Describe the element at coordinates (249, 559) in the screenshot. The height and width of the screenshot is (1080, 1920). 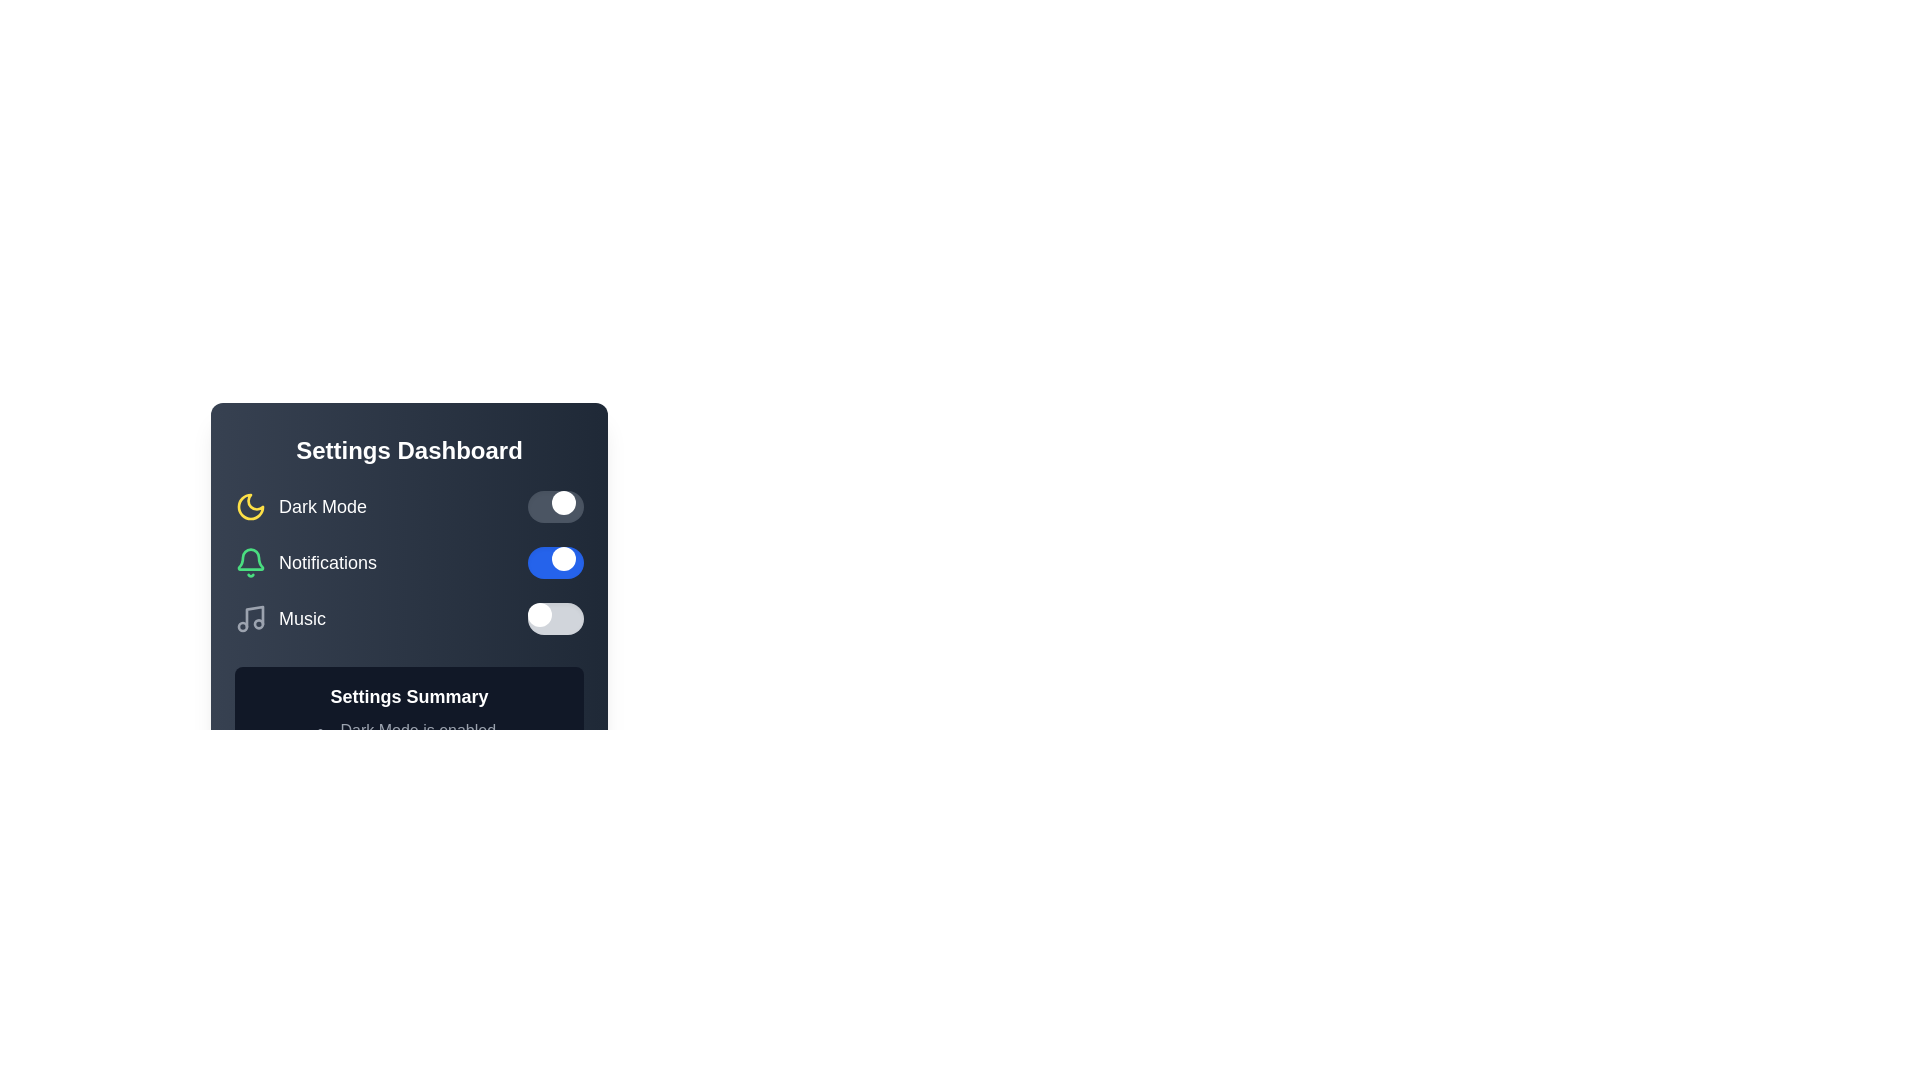
I see `the bell icon representing the 'Notifications' section, located inside the 'Settings Dashboard' to the left of the 'Notifications' toggle switch` at that location.